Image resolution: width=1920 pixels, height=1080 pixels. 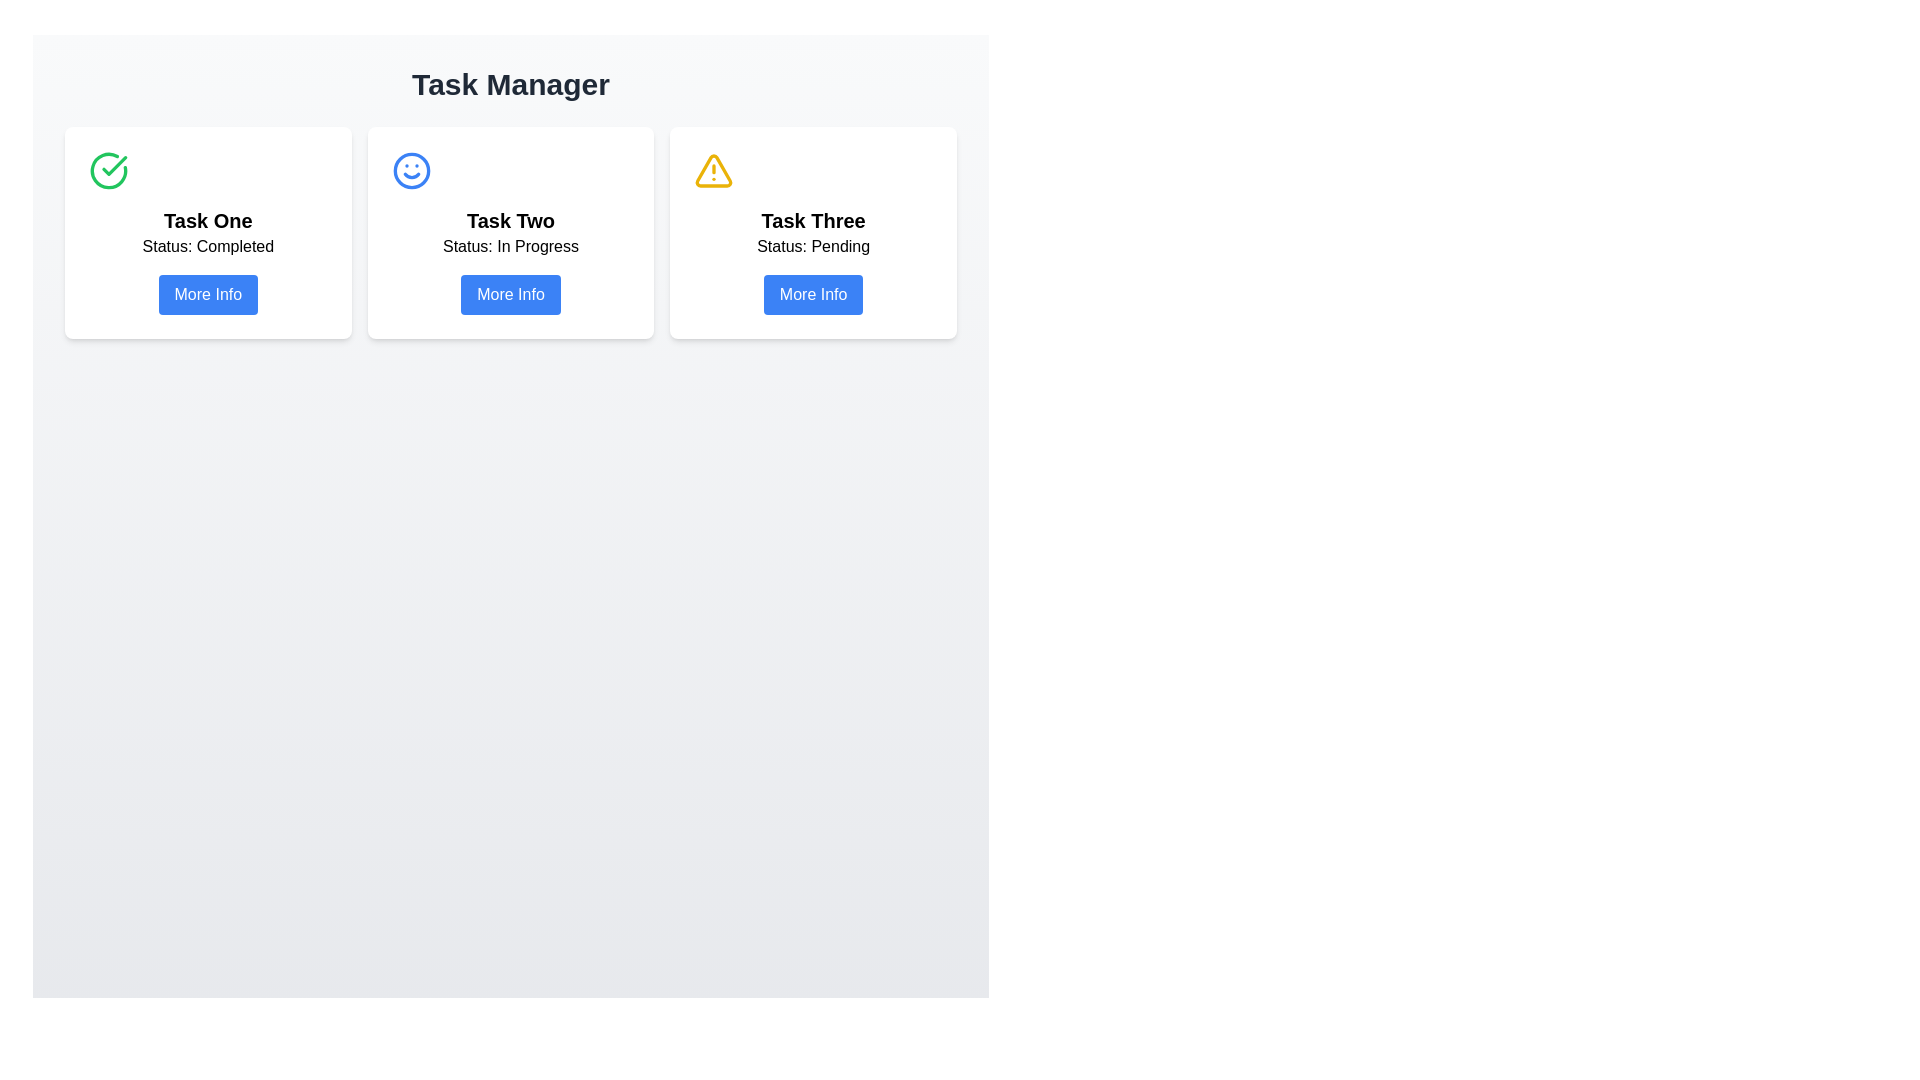 What do you see at coordinates (208, 294) in the screenshot?
I see `the button located at the bottom center of the 'Task One' card, which shows the status 'Completed', to change its background color` at bounding box center [208, 294].